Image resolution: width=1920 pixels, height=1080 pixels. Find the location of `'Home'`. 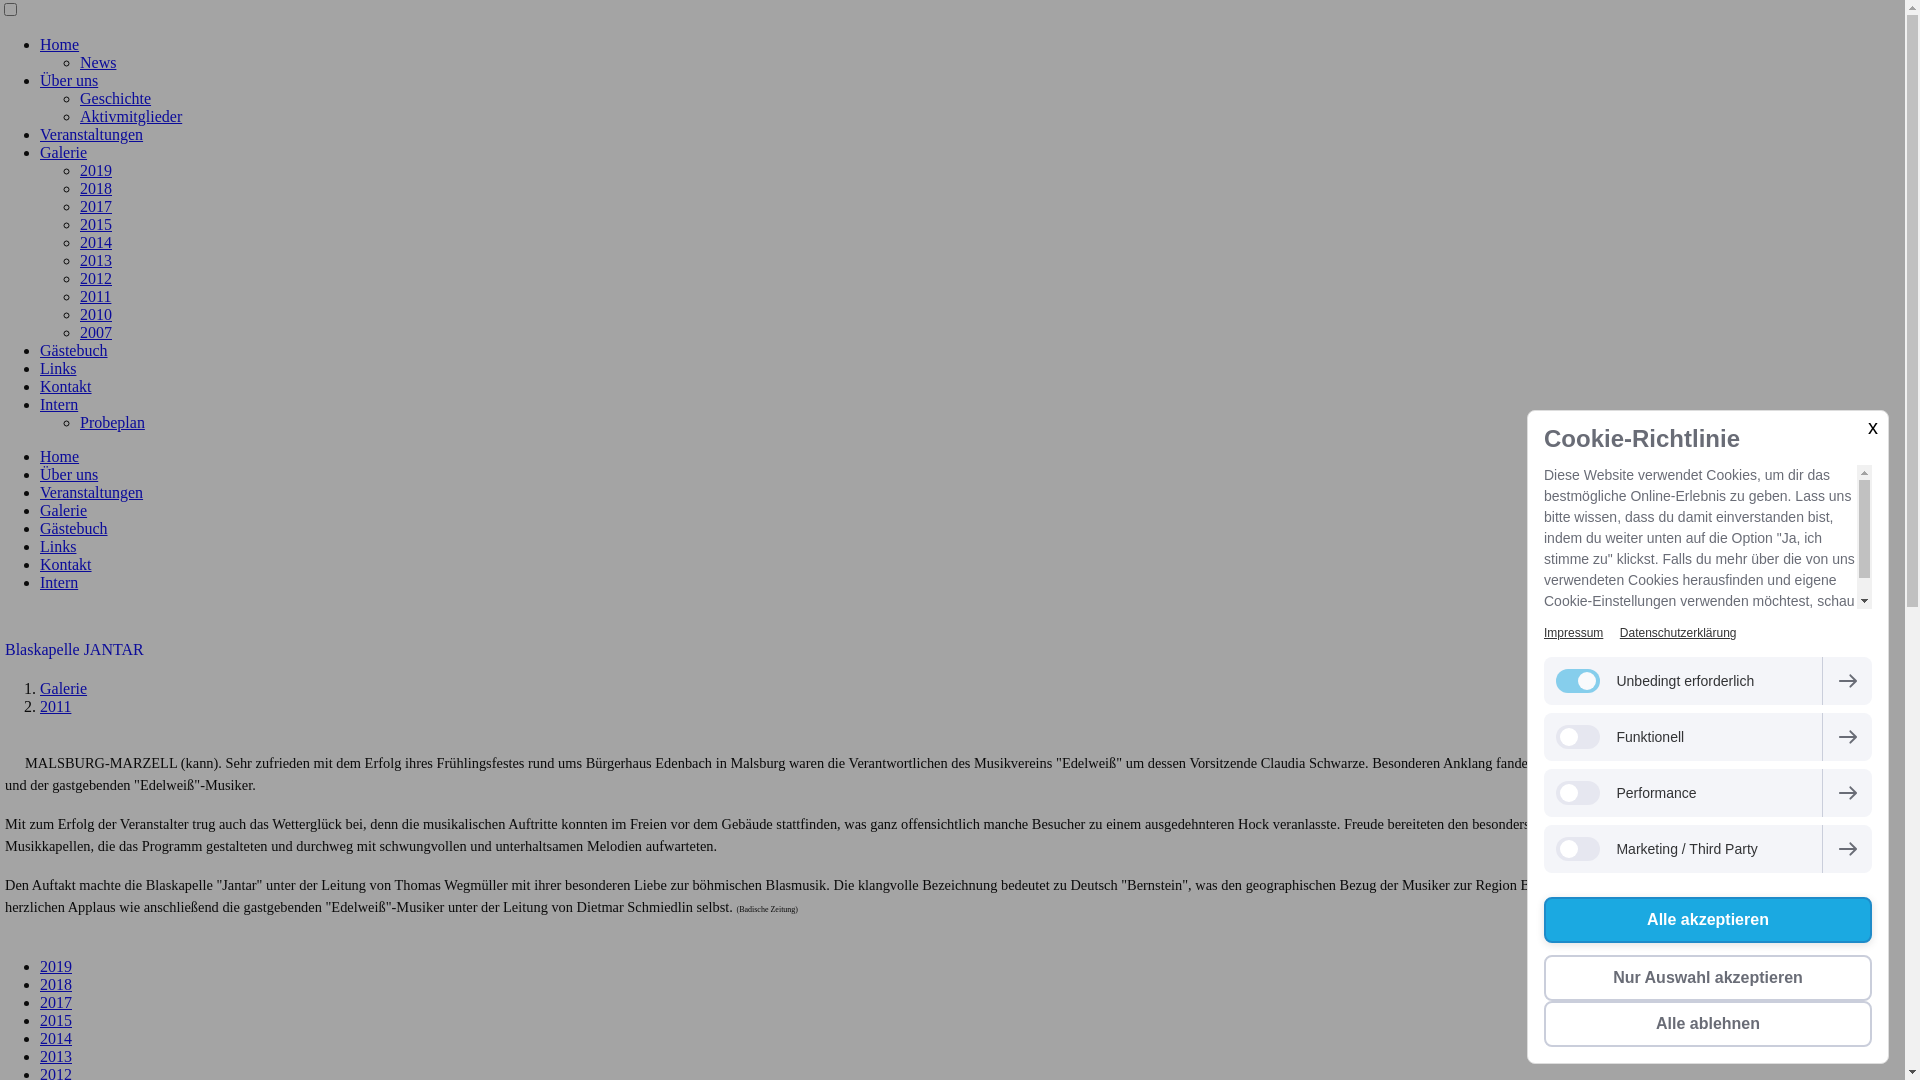

'Home' is located at coordinates (59, 44).